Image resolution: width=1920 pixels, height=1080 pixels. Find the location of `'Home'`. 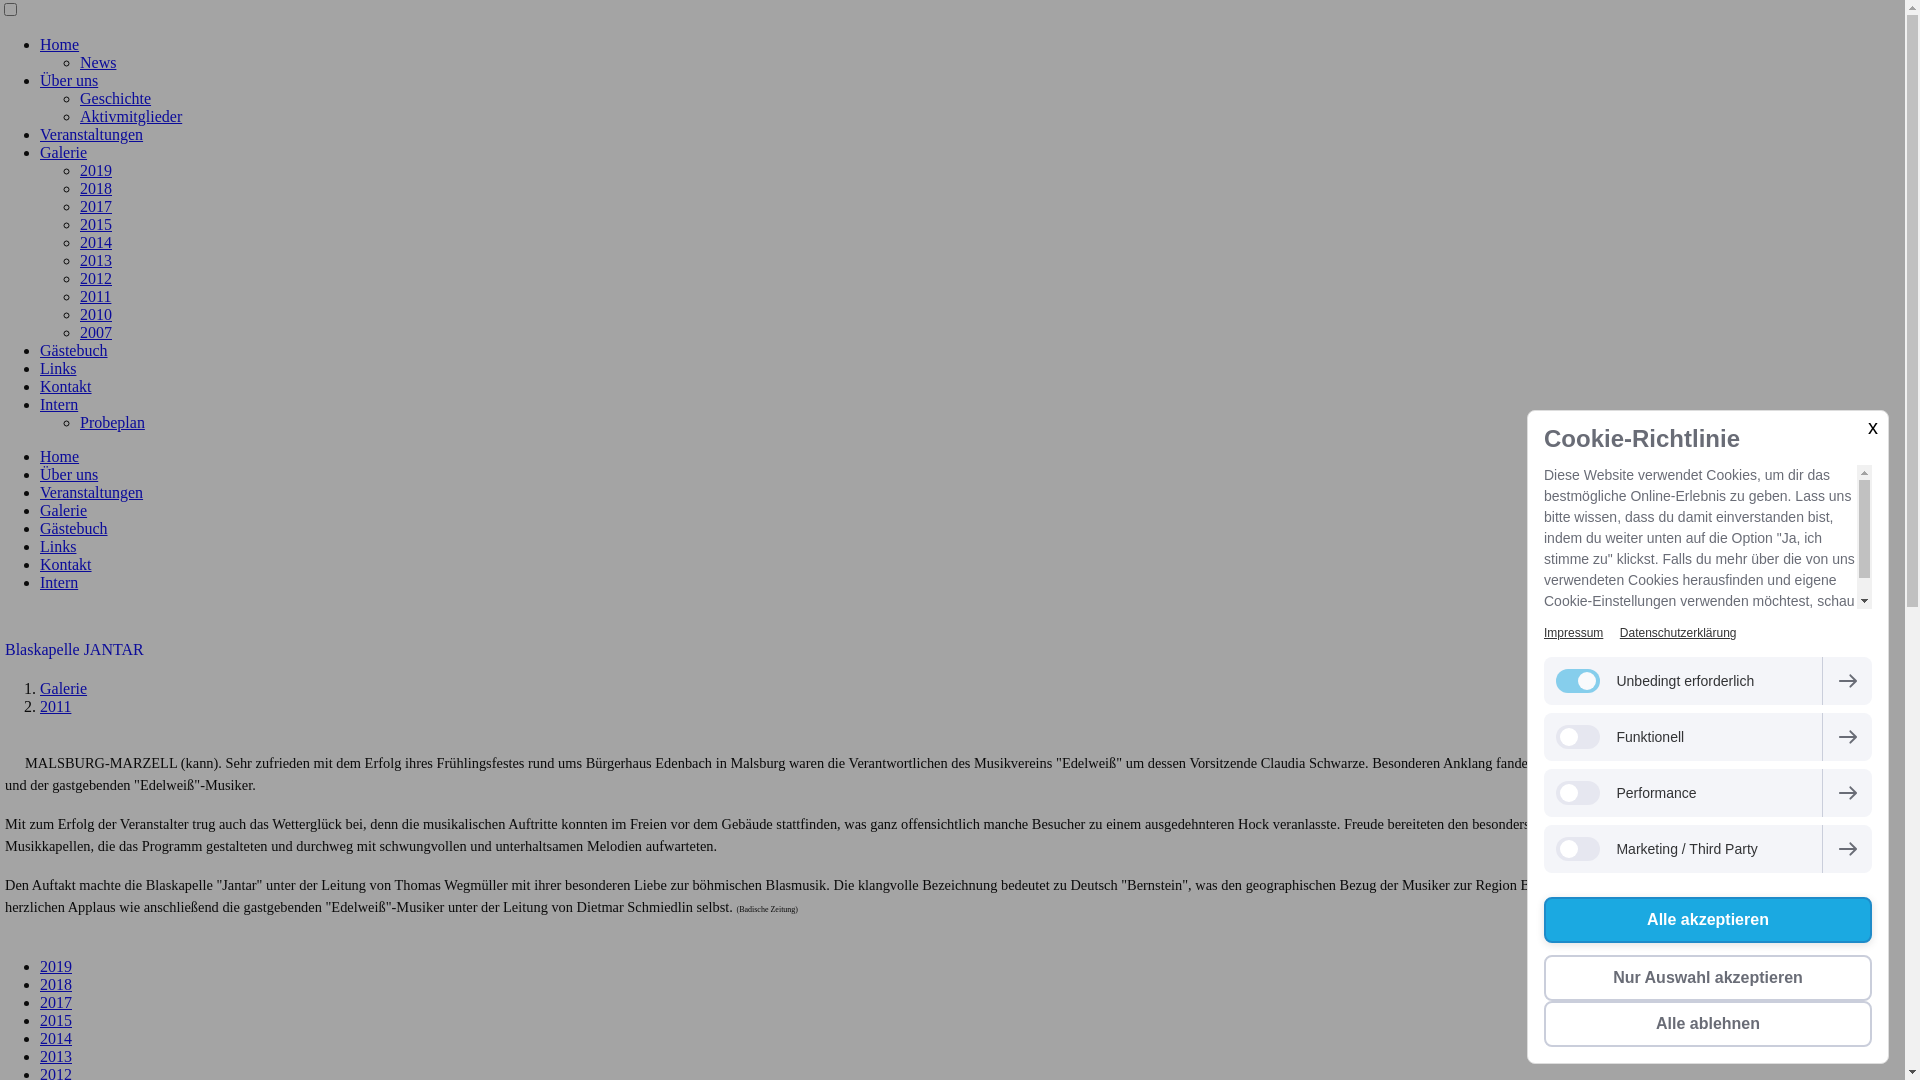

'Home' is located at coordinates (59, 44).